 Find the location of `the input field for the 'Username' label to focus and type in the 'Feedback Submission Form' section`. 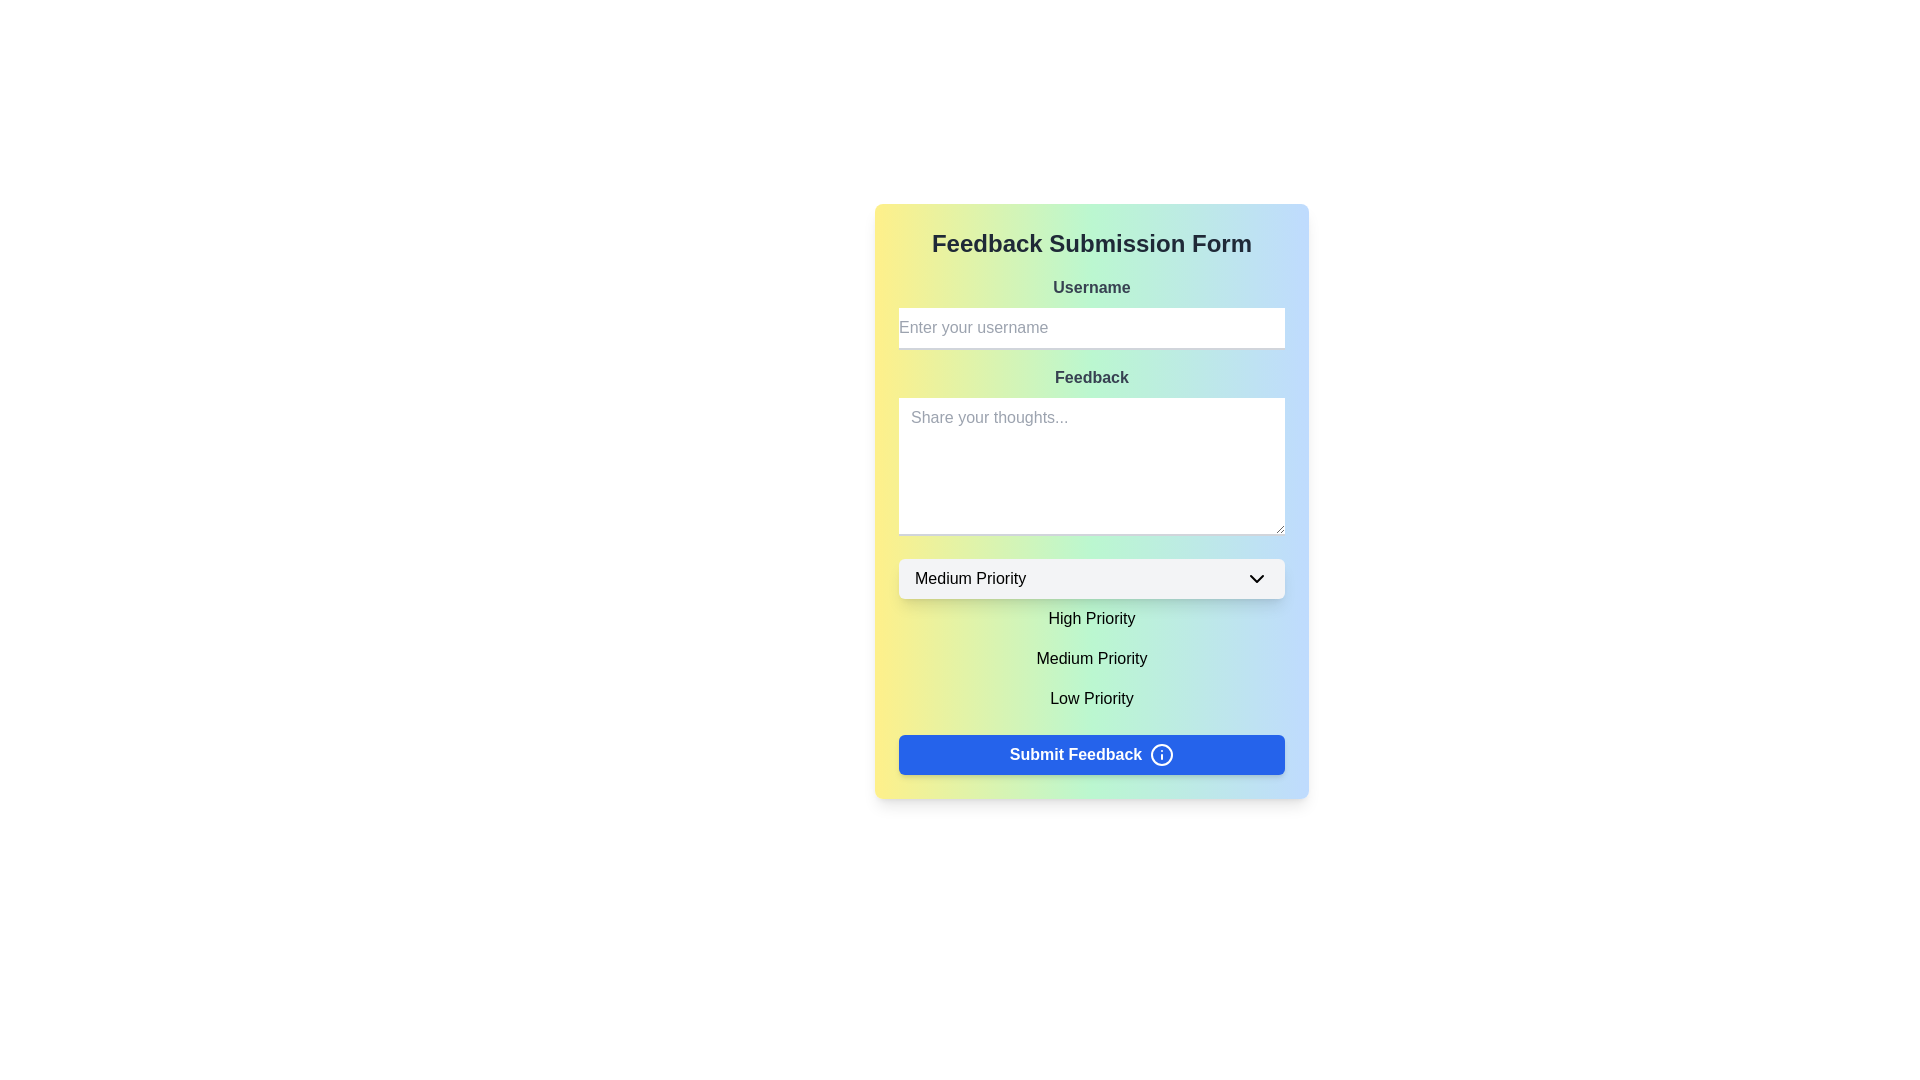

the input field for the 'Username' label to focus and type in the 'Feedback Submission Form' section is located at coordinates (1090, 312).